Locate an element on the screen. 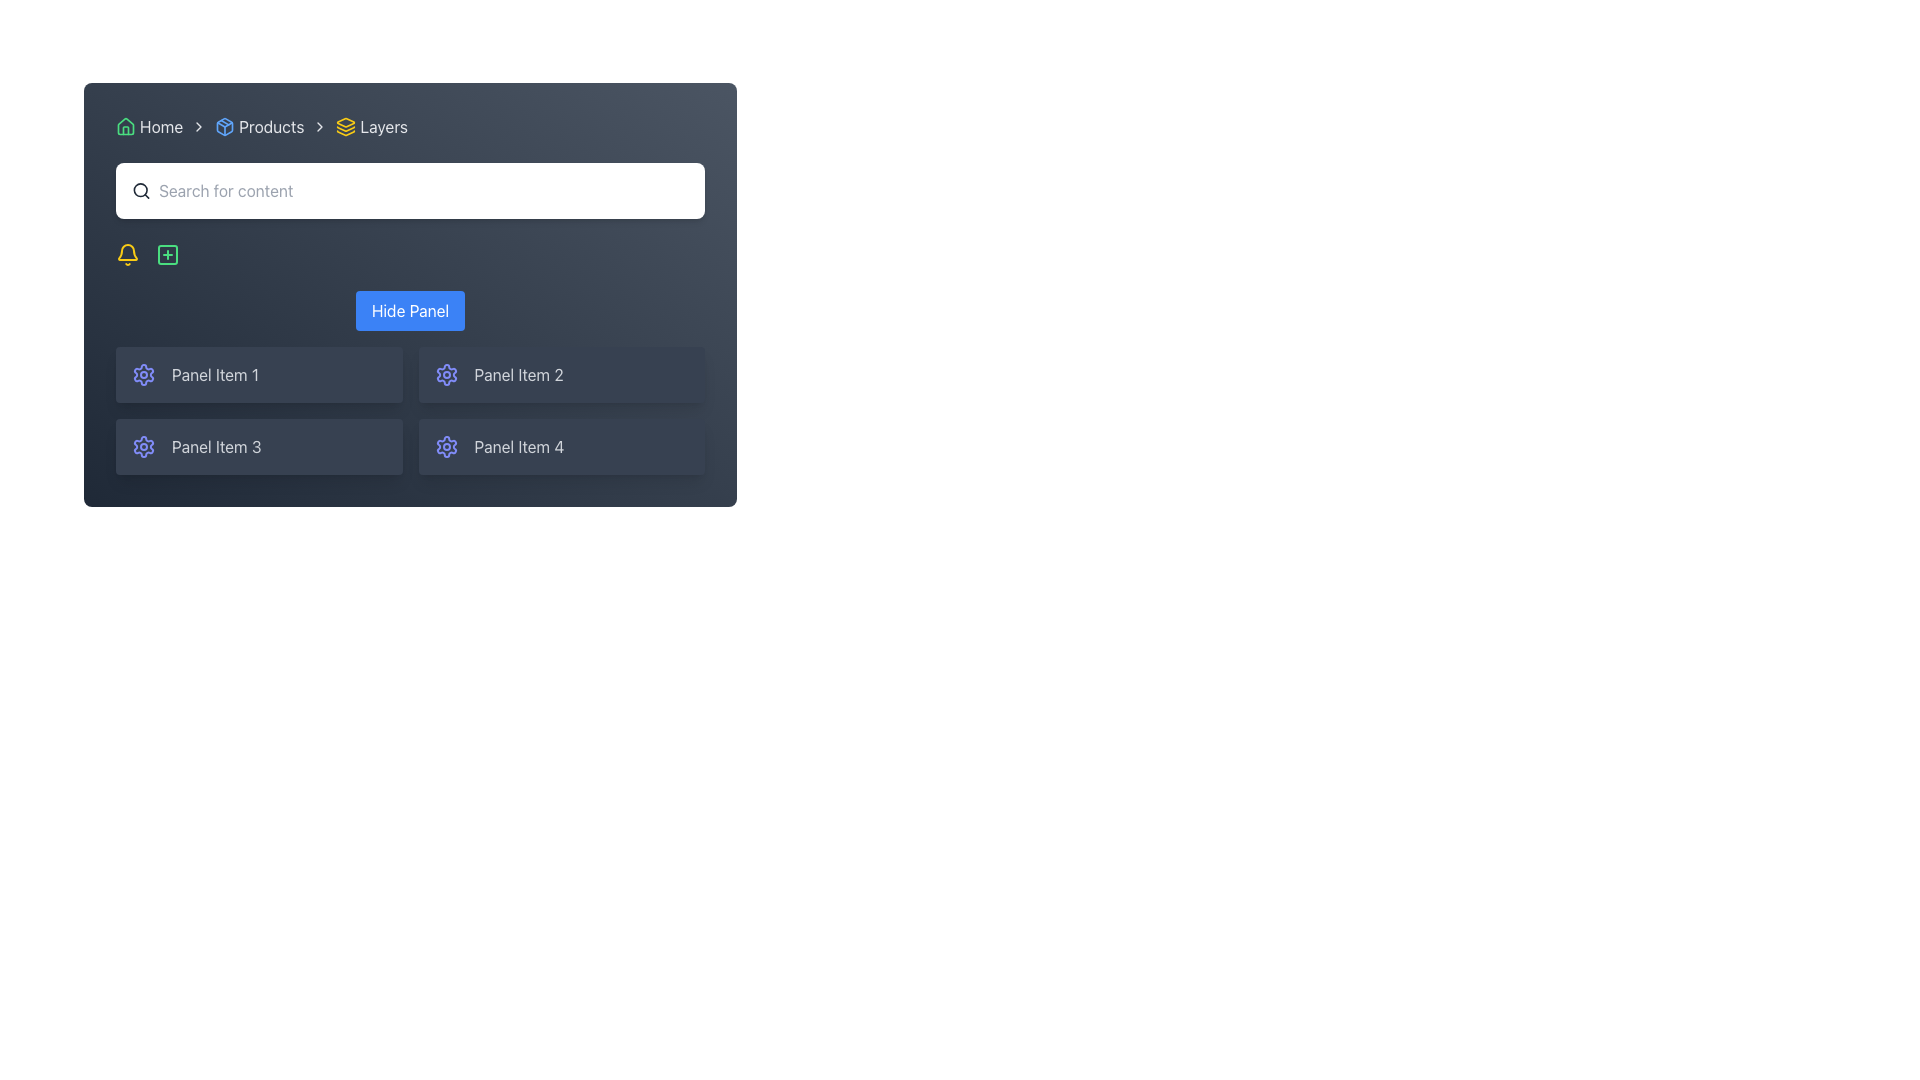 The width and height of the screenshot is (1920, 1080). the gear icon representing settings for 'Panel Item 1' located in the top-left group of four panels is located at coordinates (143, 374).